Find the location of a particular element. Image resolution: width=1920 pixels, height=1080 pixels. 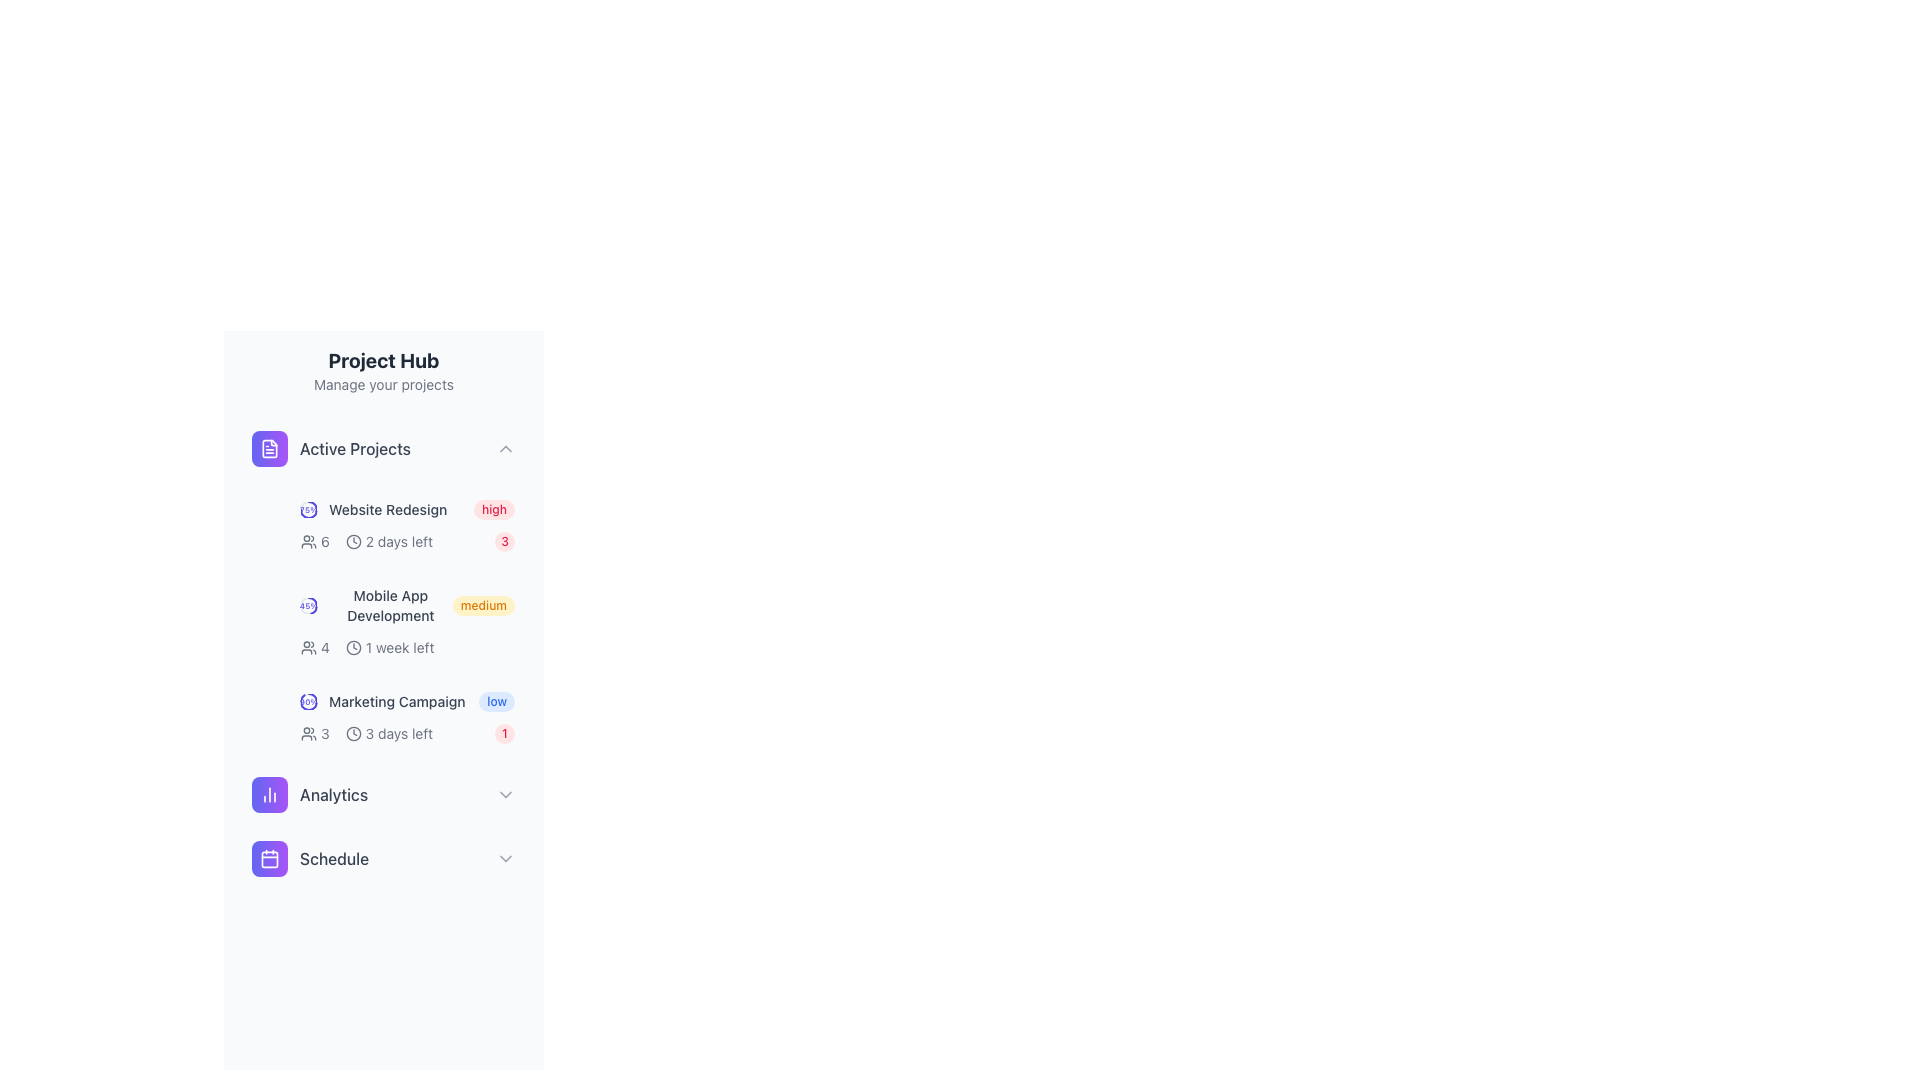

the small downward-facing chevron icon with a 'currentColor' stroke, located to the right of the 'Schedule' text is located at coordinates (505, 858).